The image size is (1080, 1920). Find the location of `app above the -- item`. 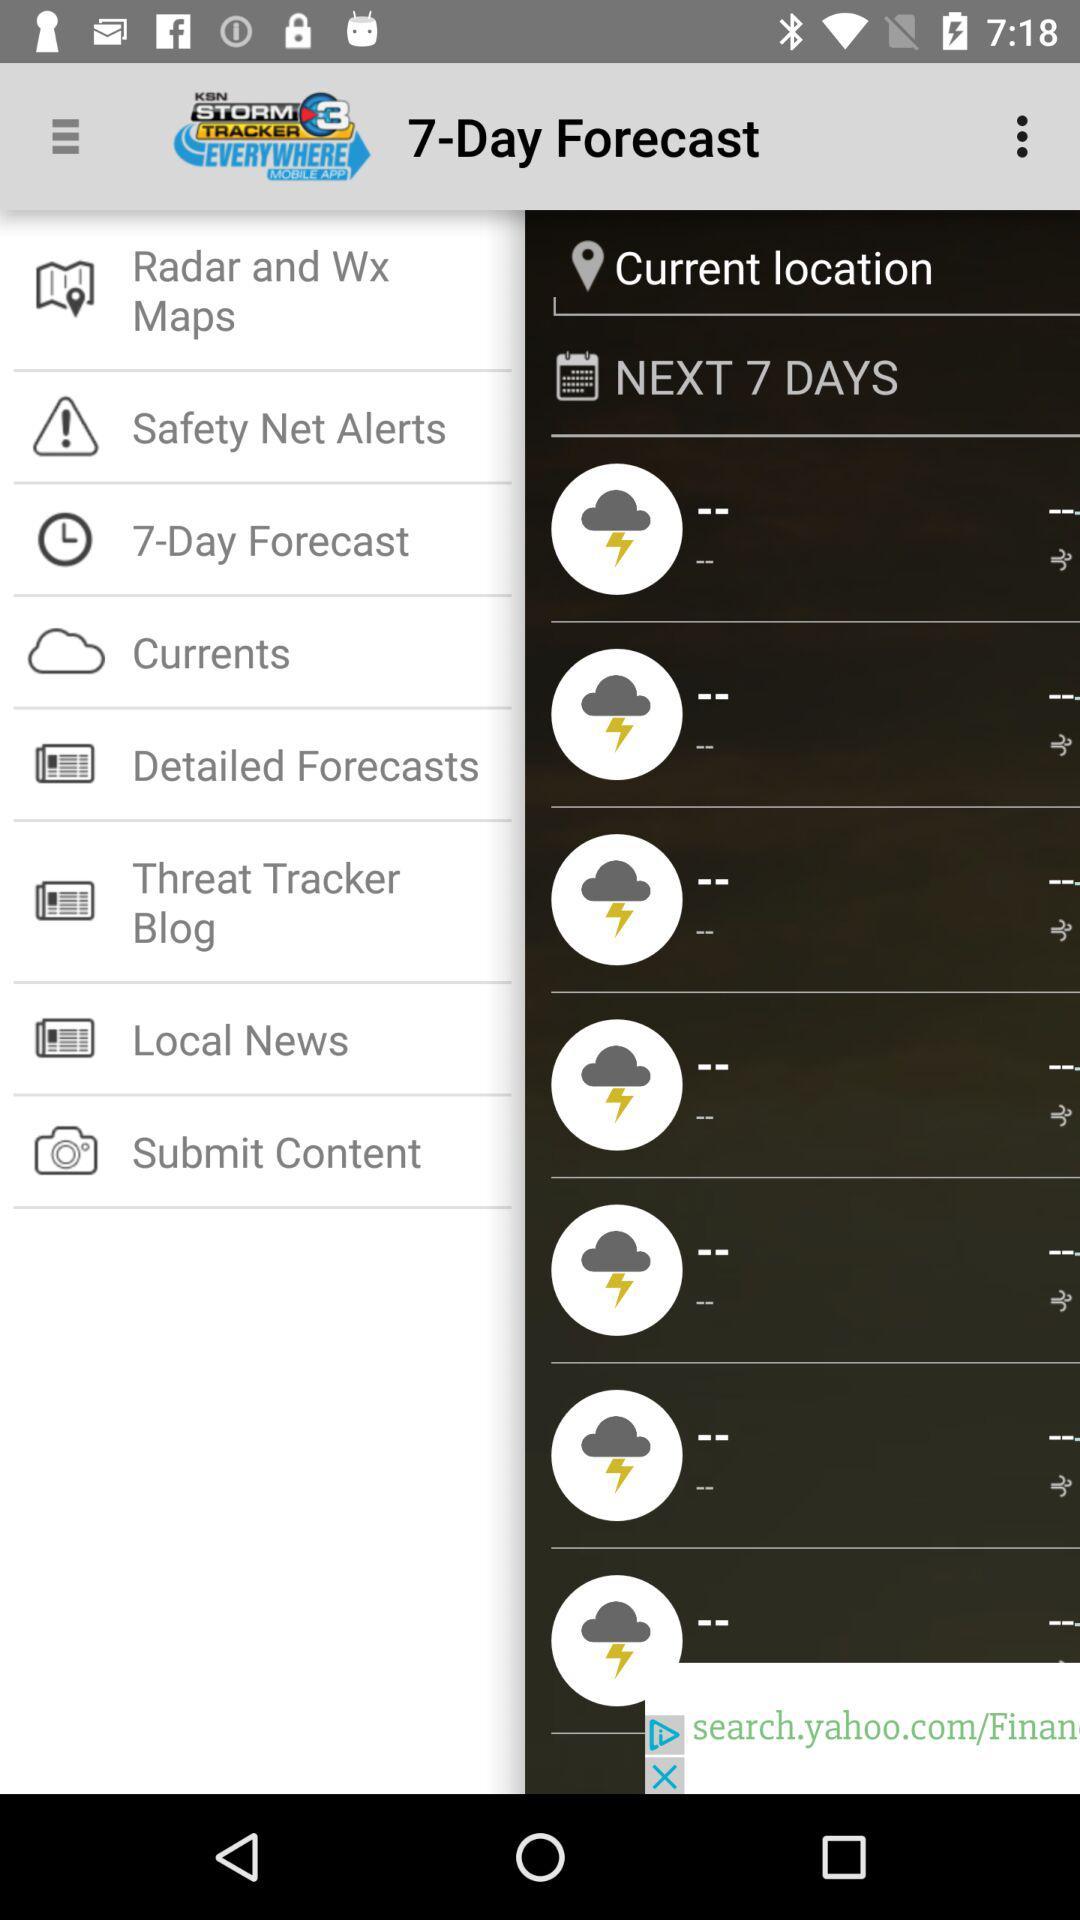

app above the -- item is located at coordinates (1063, 744).